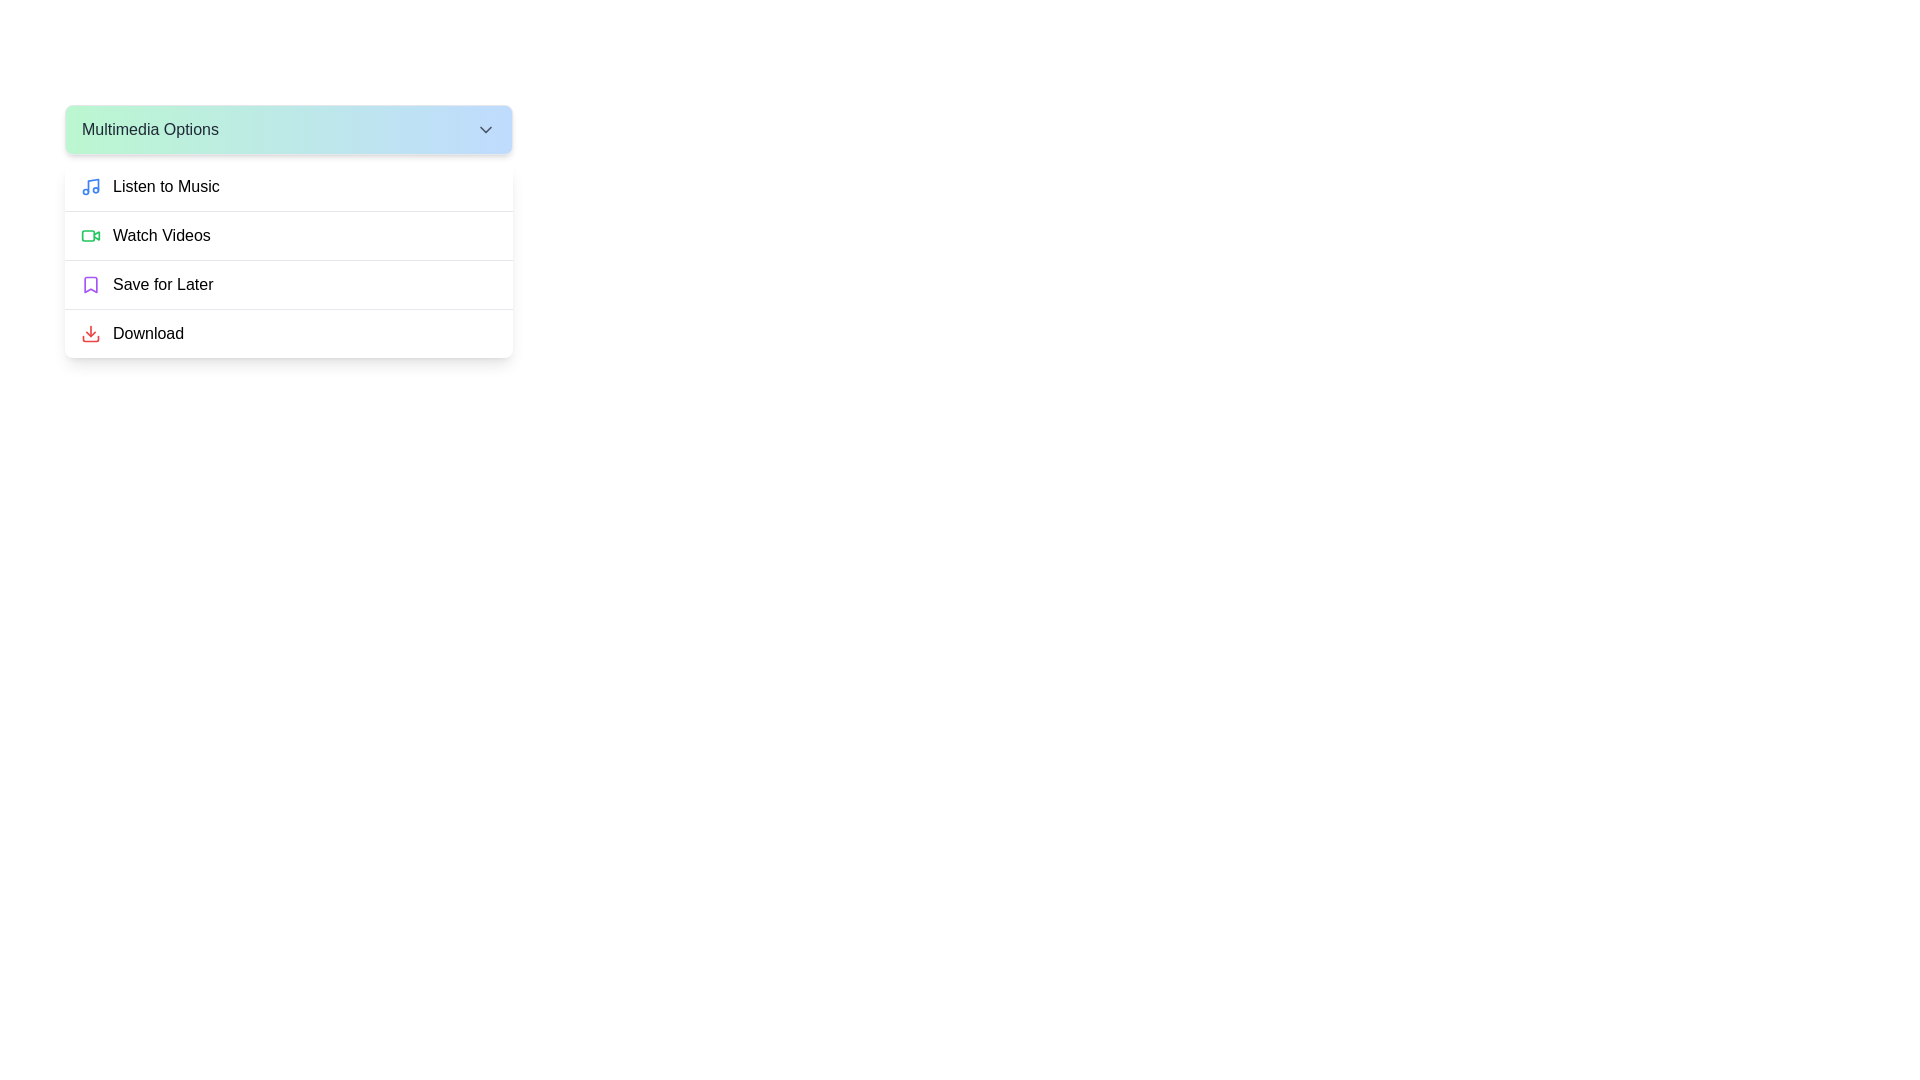  What do you see at coordinates (287, 186) in the screenshot?
I see `the first menu item in the 'Multimedia Options' dropdown list` at bounding box center [287, 186].